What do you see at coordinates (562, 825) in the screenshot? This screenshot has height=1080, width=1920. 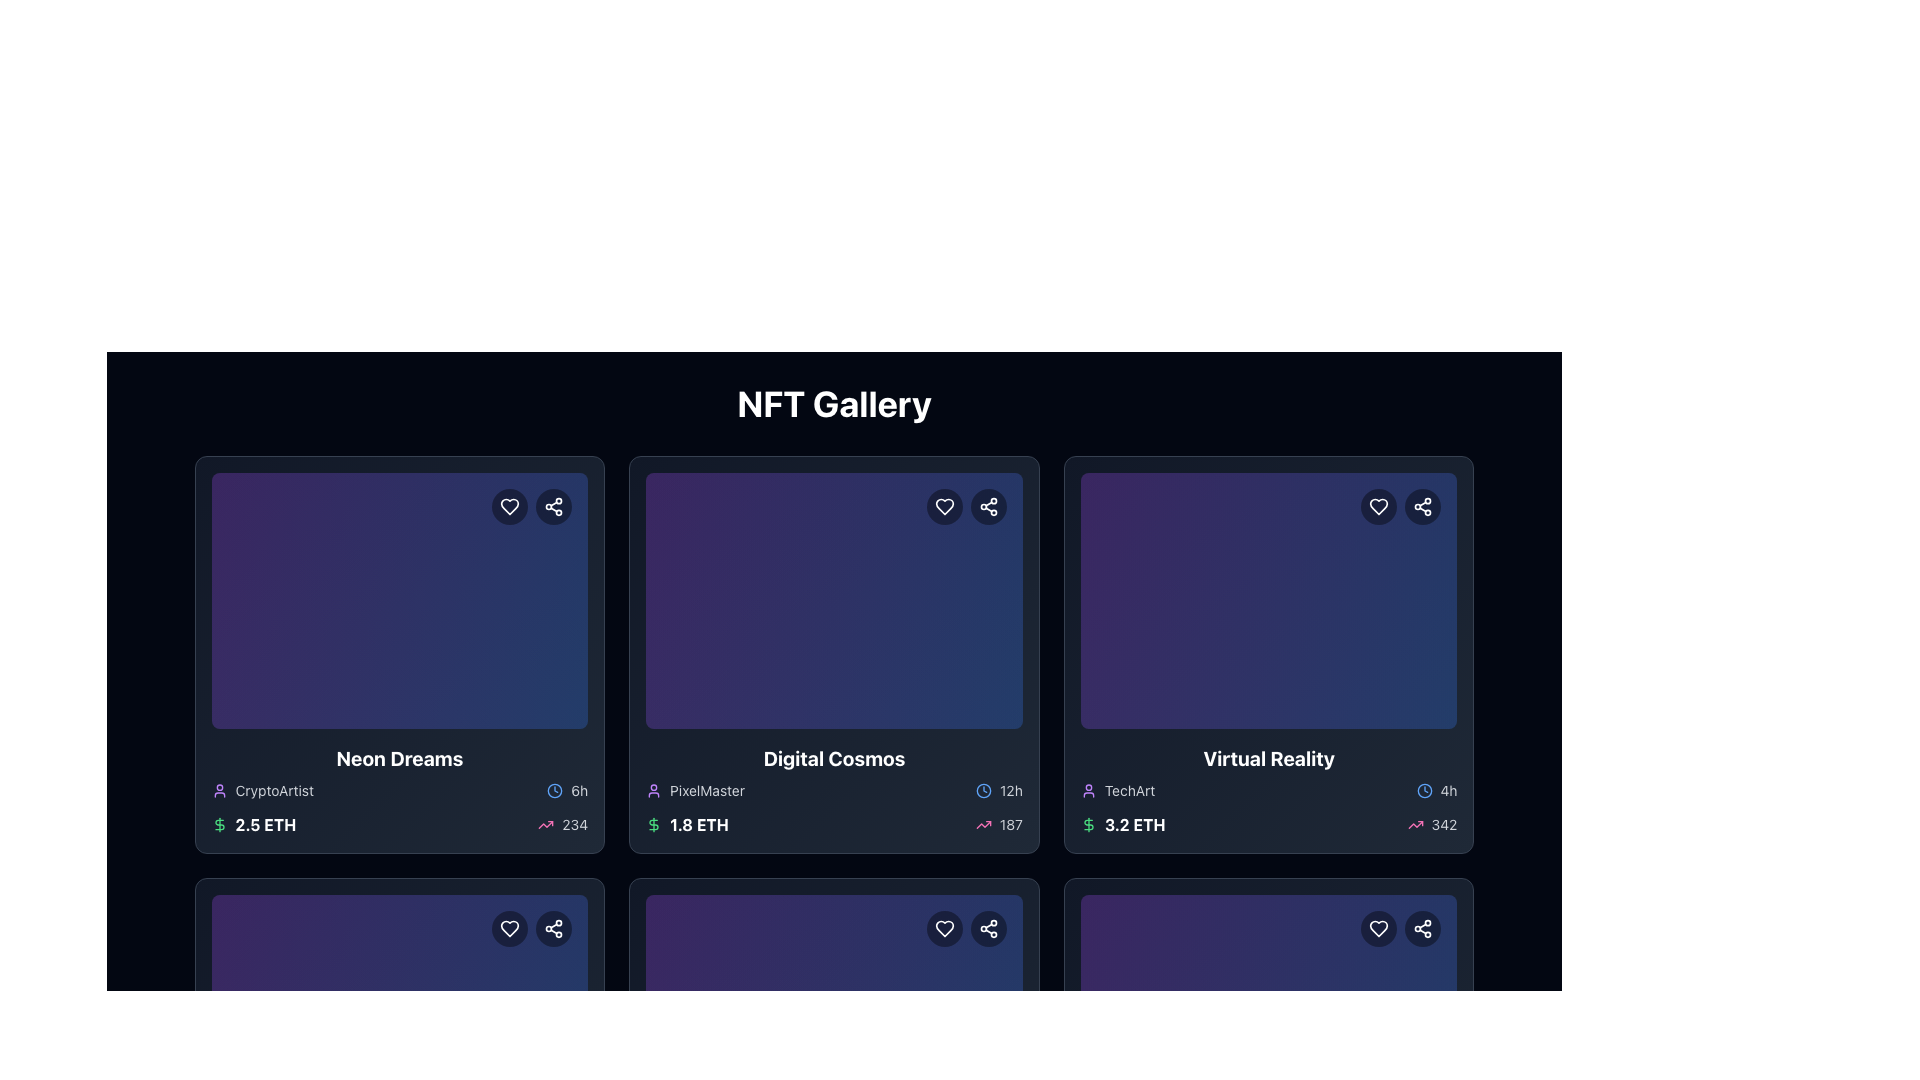 I see `the Text with Icon element that displays a numerical value indicating a count or metric, positioned at the bottom-right of the main card block, adjacent to an upward trend icon` at bounding box center [562, 825].